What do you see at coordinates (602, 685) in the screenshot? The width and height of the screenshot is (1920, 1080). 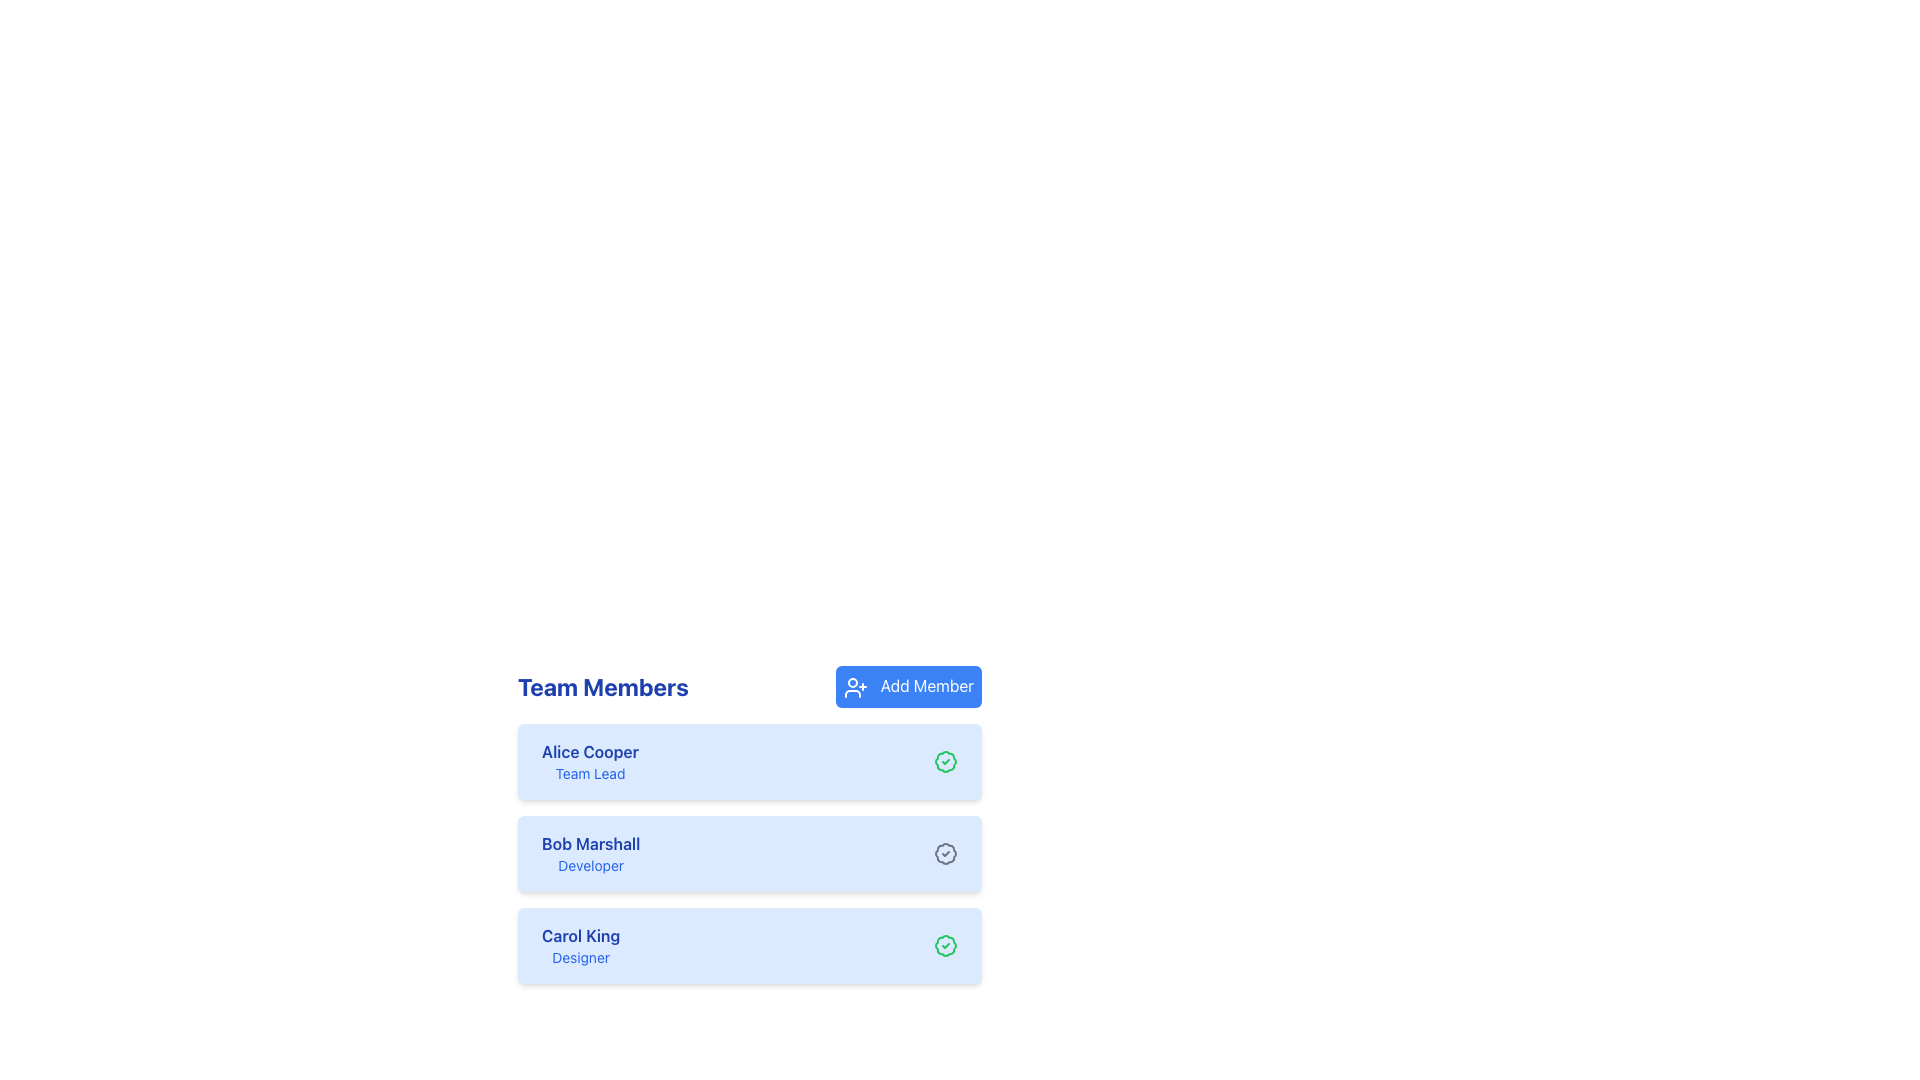 I see `text from the Text Label that serves as the header for managing team members, located at the top-left corner of the interface` at bounding box center [602, 685].